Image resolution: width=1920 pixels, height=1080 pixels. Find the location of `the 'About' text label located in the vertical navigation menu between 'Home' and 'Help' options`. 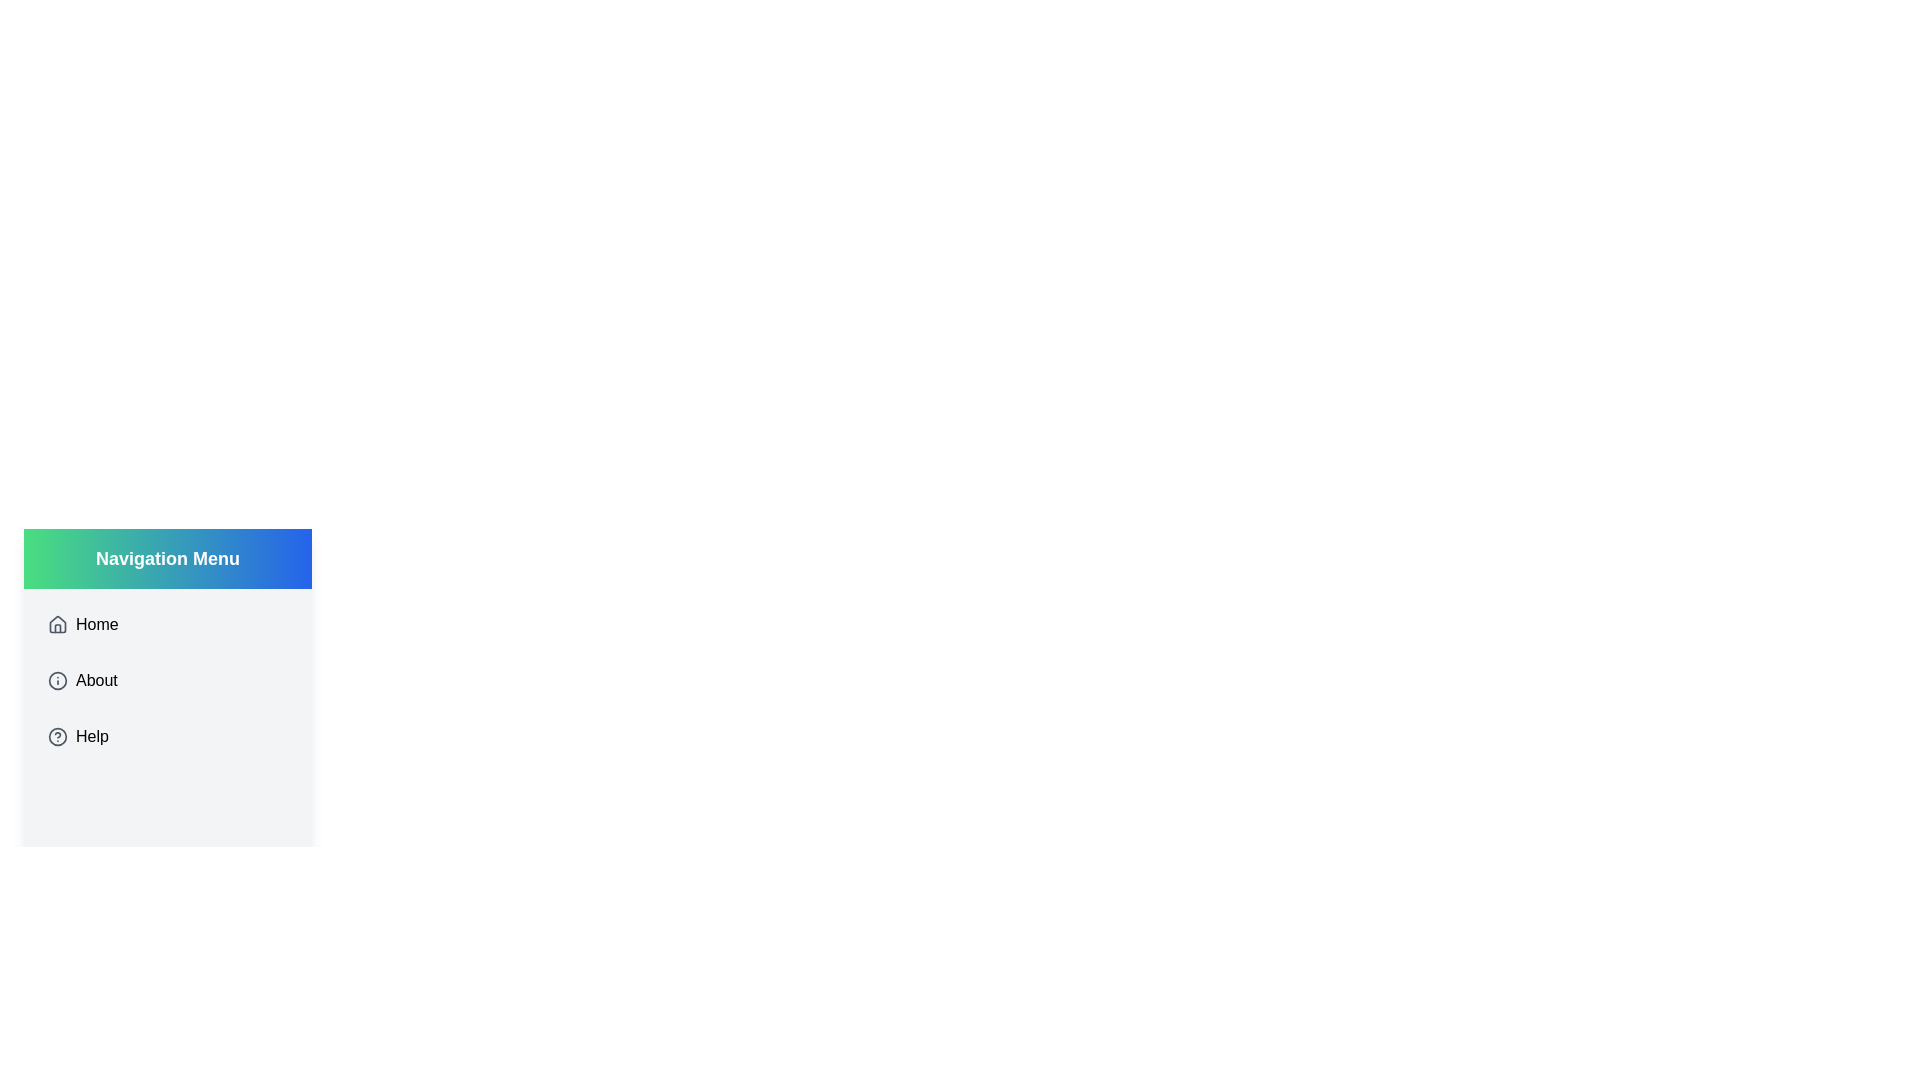

the 'About' text label located in the vertical navigation menu between 'Home' and 'Help' options is located at coordinates (95, 680).